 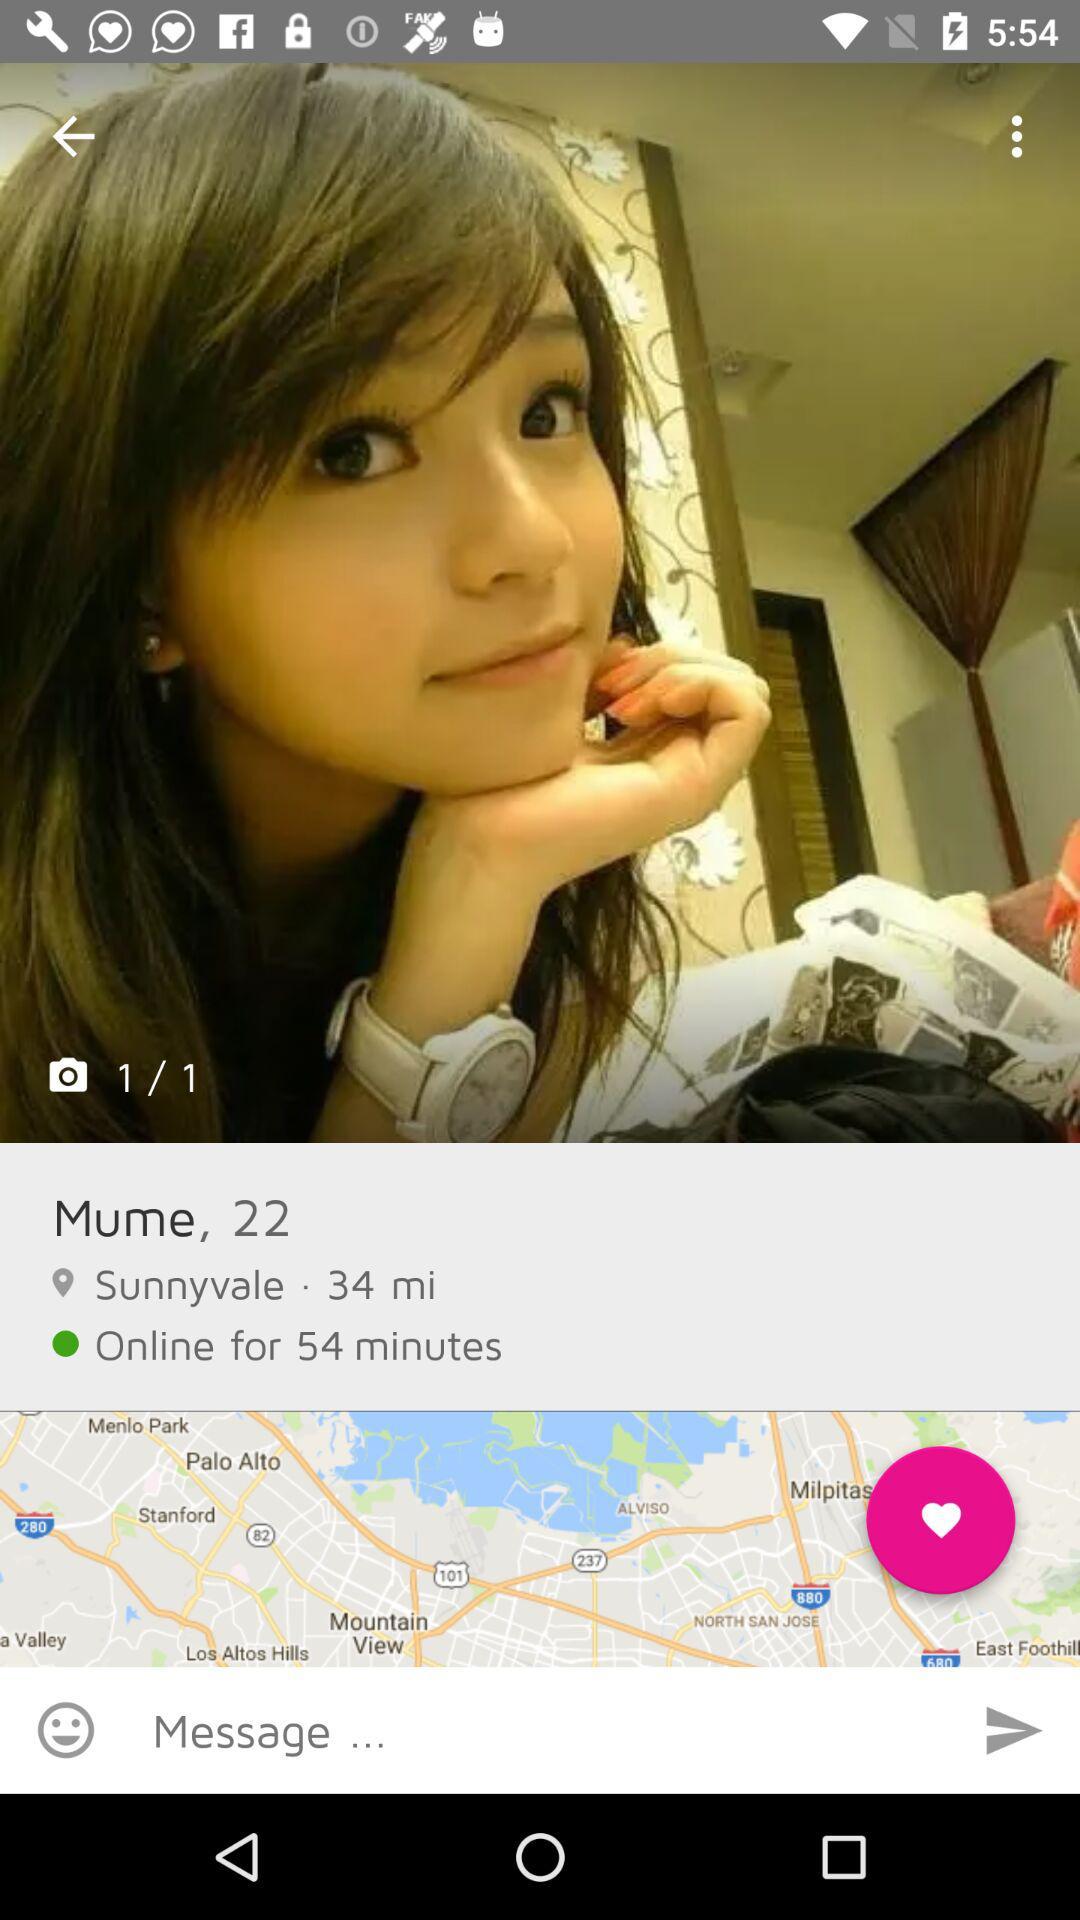 I want to click on open emojis, so click(x=64, y=1729).